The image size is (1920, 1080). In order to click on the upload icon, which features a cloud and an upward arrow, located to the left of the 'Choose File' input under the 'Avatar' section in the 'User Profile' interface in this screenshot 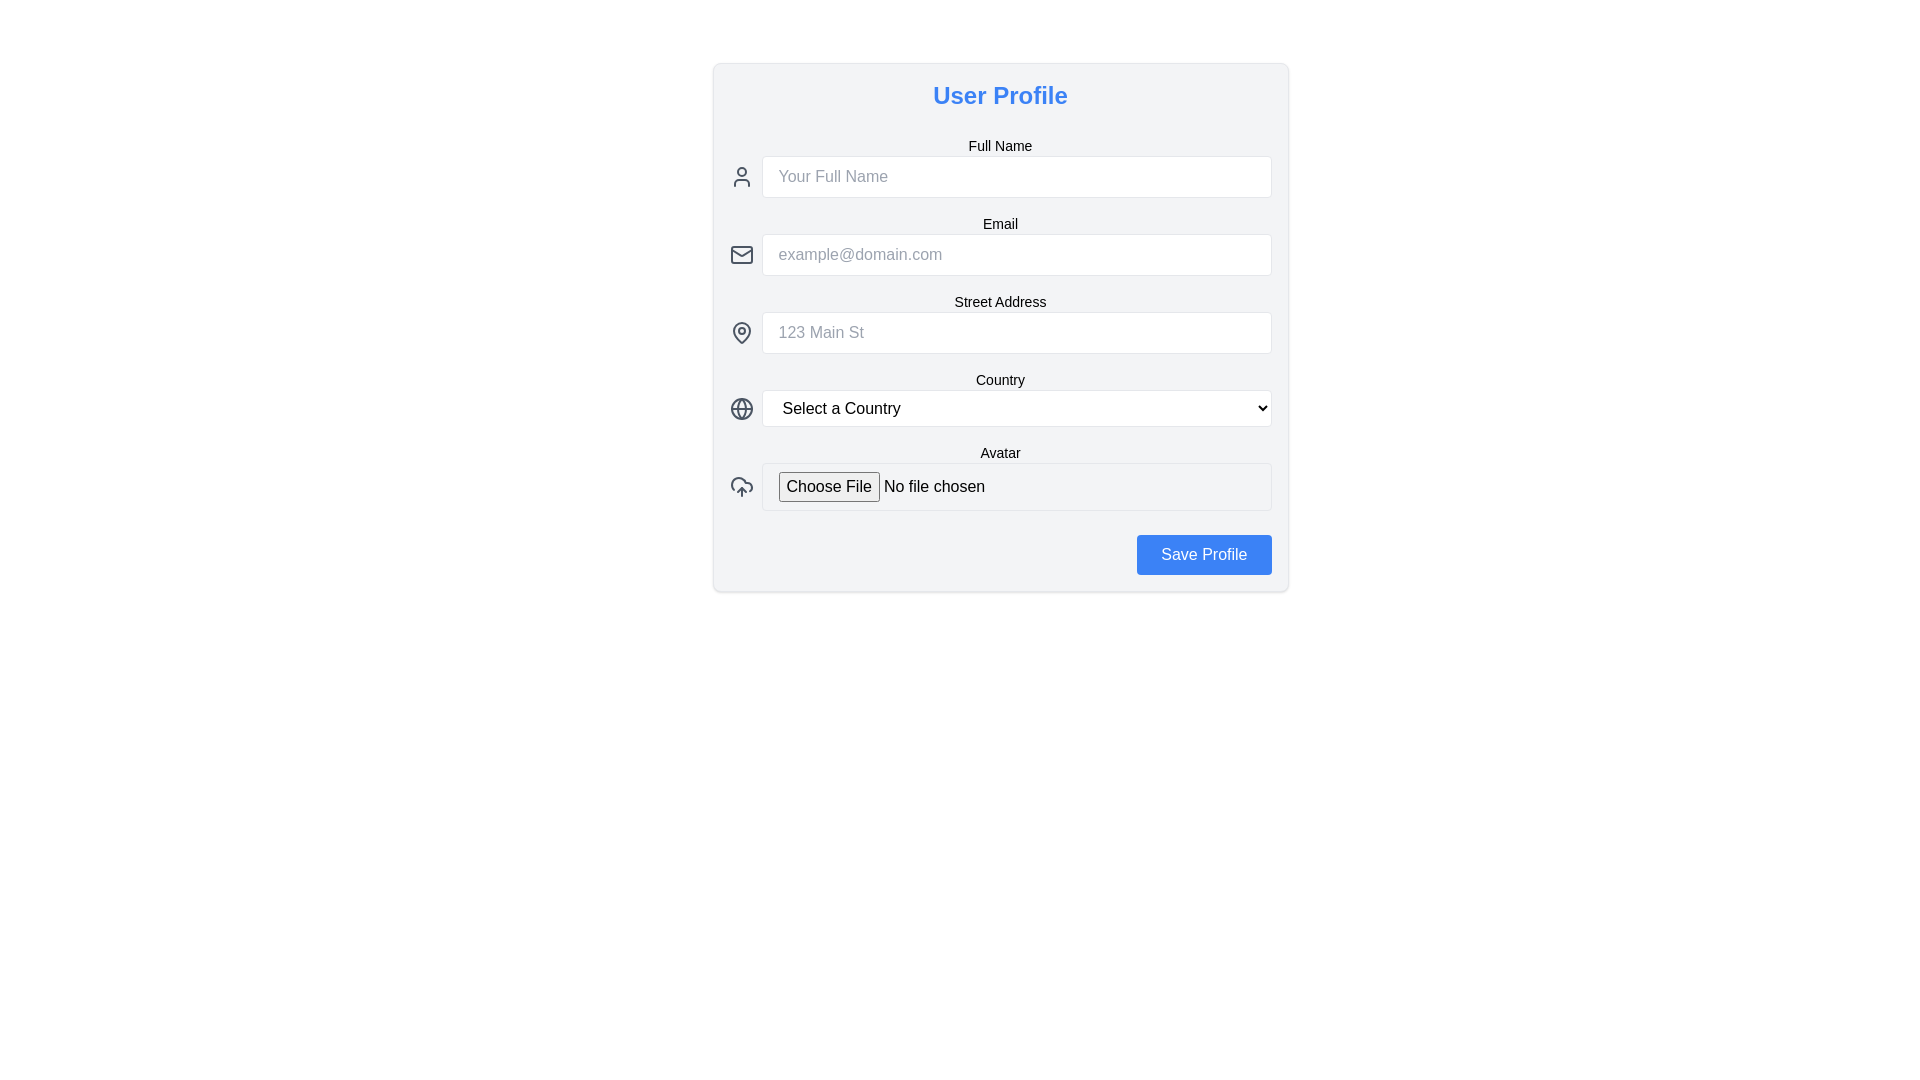, I will do `click(740, 486)`.